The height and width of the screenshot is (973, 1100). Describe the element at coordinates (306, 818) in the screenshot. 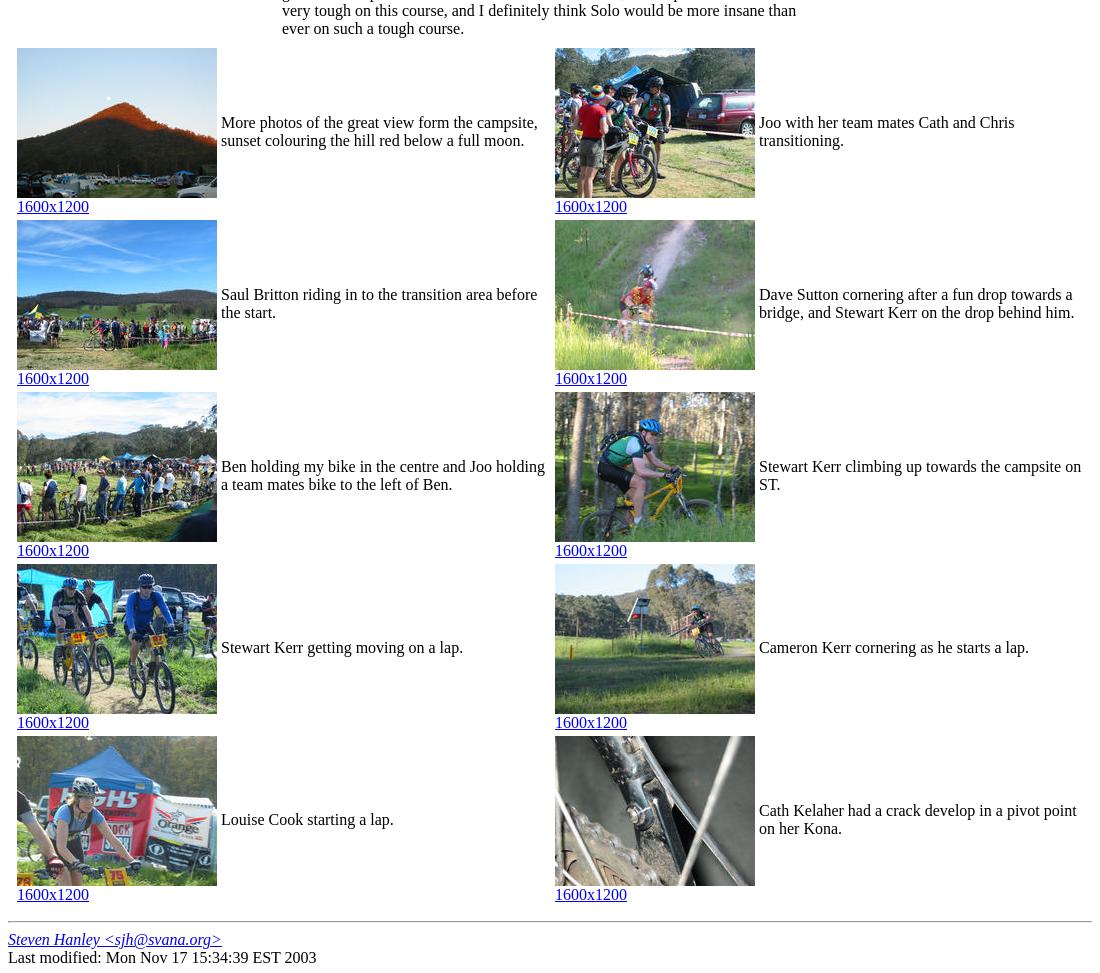

I see `'Louise Cook starting a lap.'` at that location.